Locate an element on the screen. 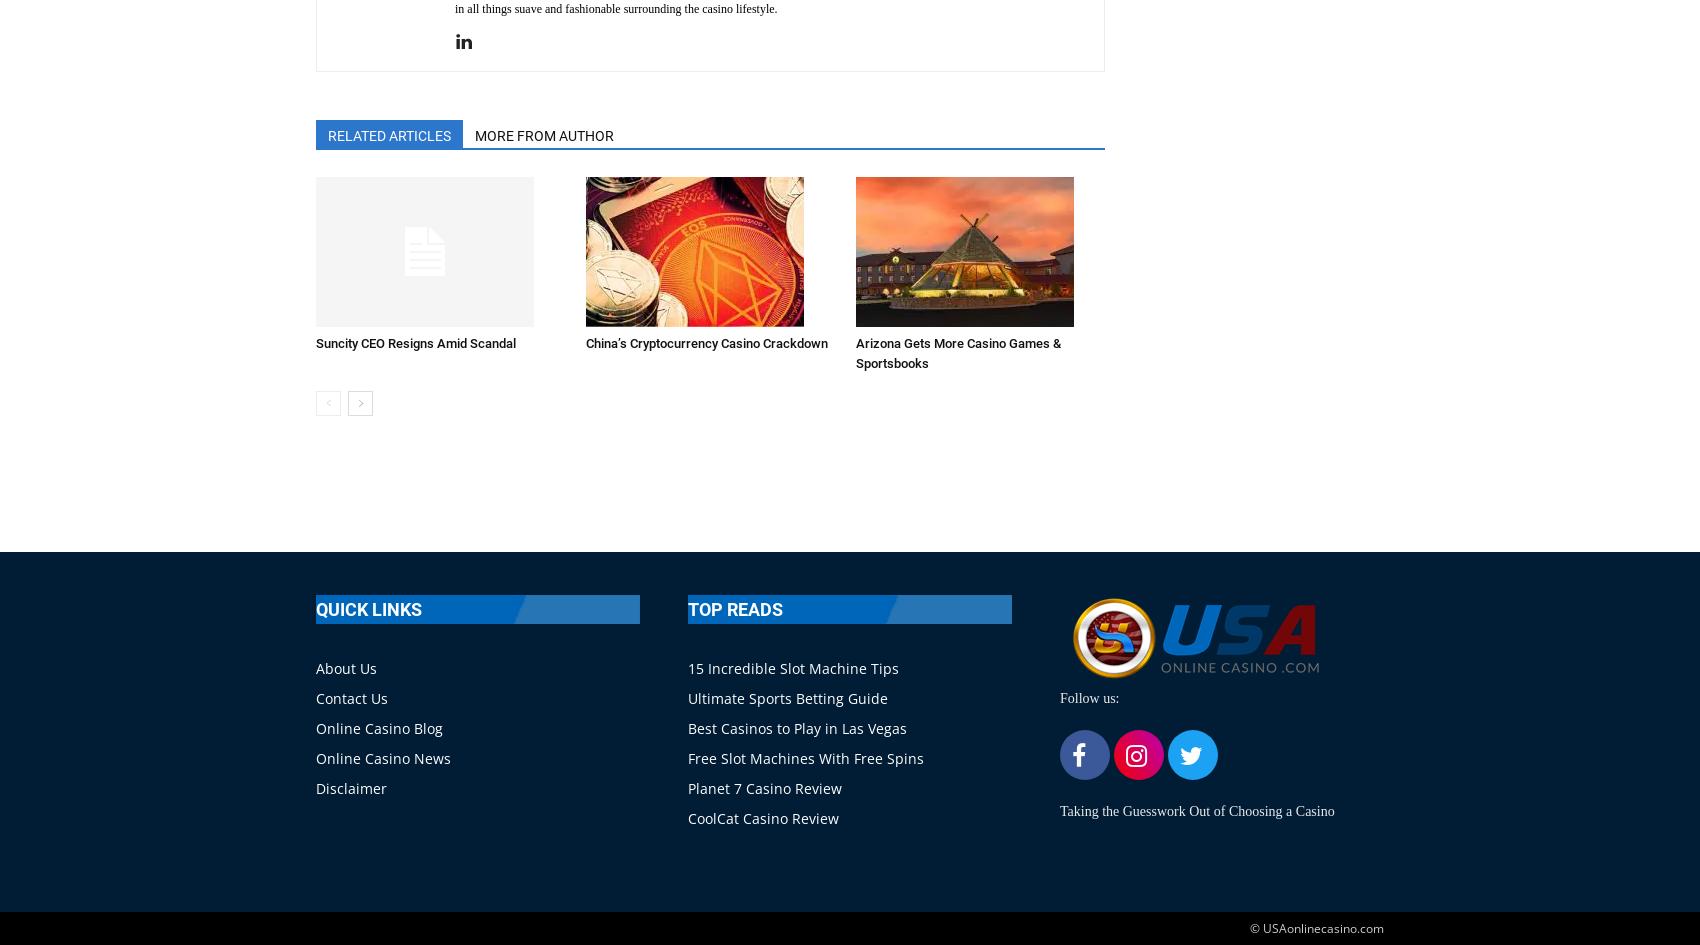 Image resolution: width=1700 pixels, height=945 pixels. 'Free Slot Machines With Free Spins' is located at coordinates (803, 757).